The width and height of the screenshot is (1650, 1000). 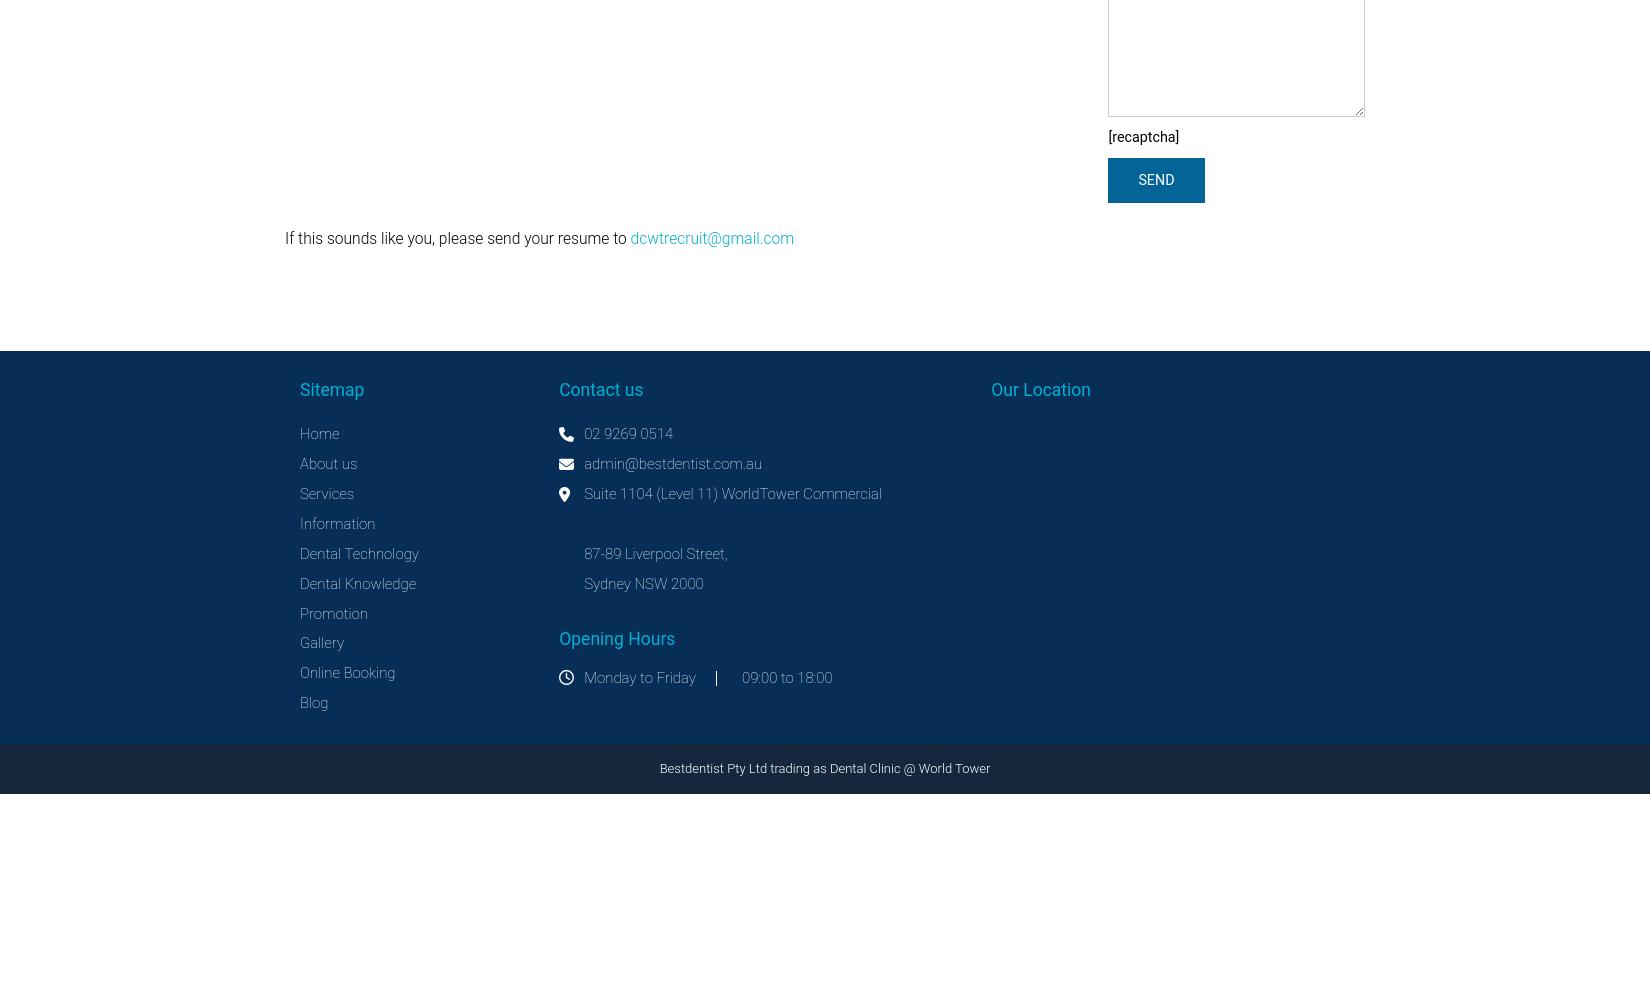 I want to click on 'Bestdentist Pty Ltd trading as Dental Clinic @ World Tower', so click(x=823, y=768).